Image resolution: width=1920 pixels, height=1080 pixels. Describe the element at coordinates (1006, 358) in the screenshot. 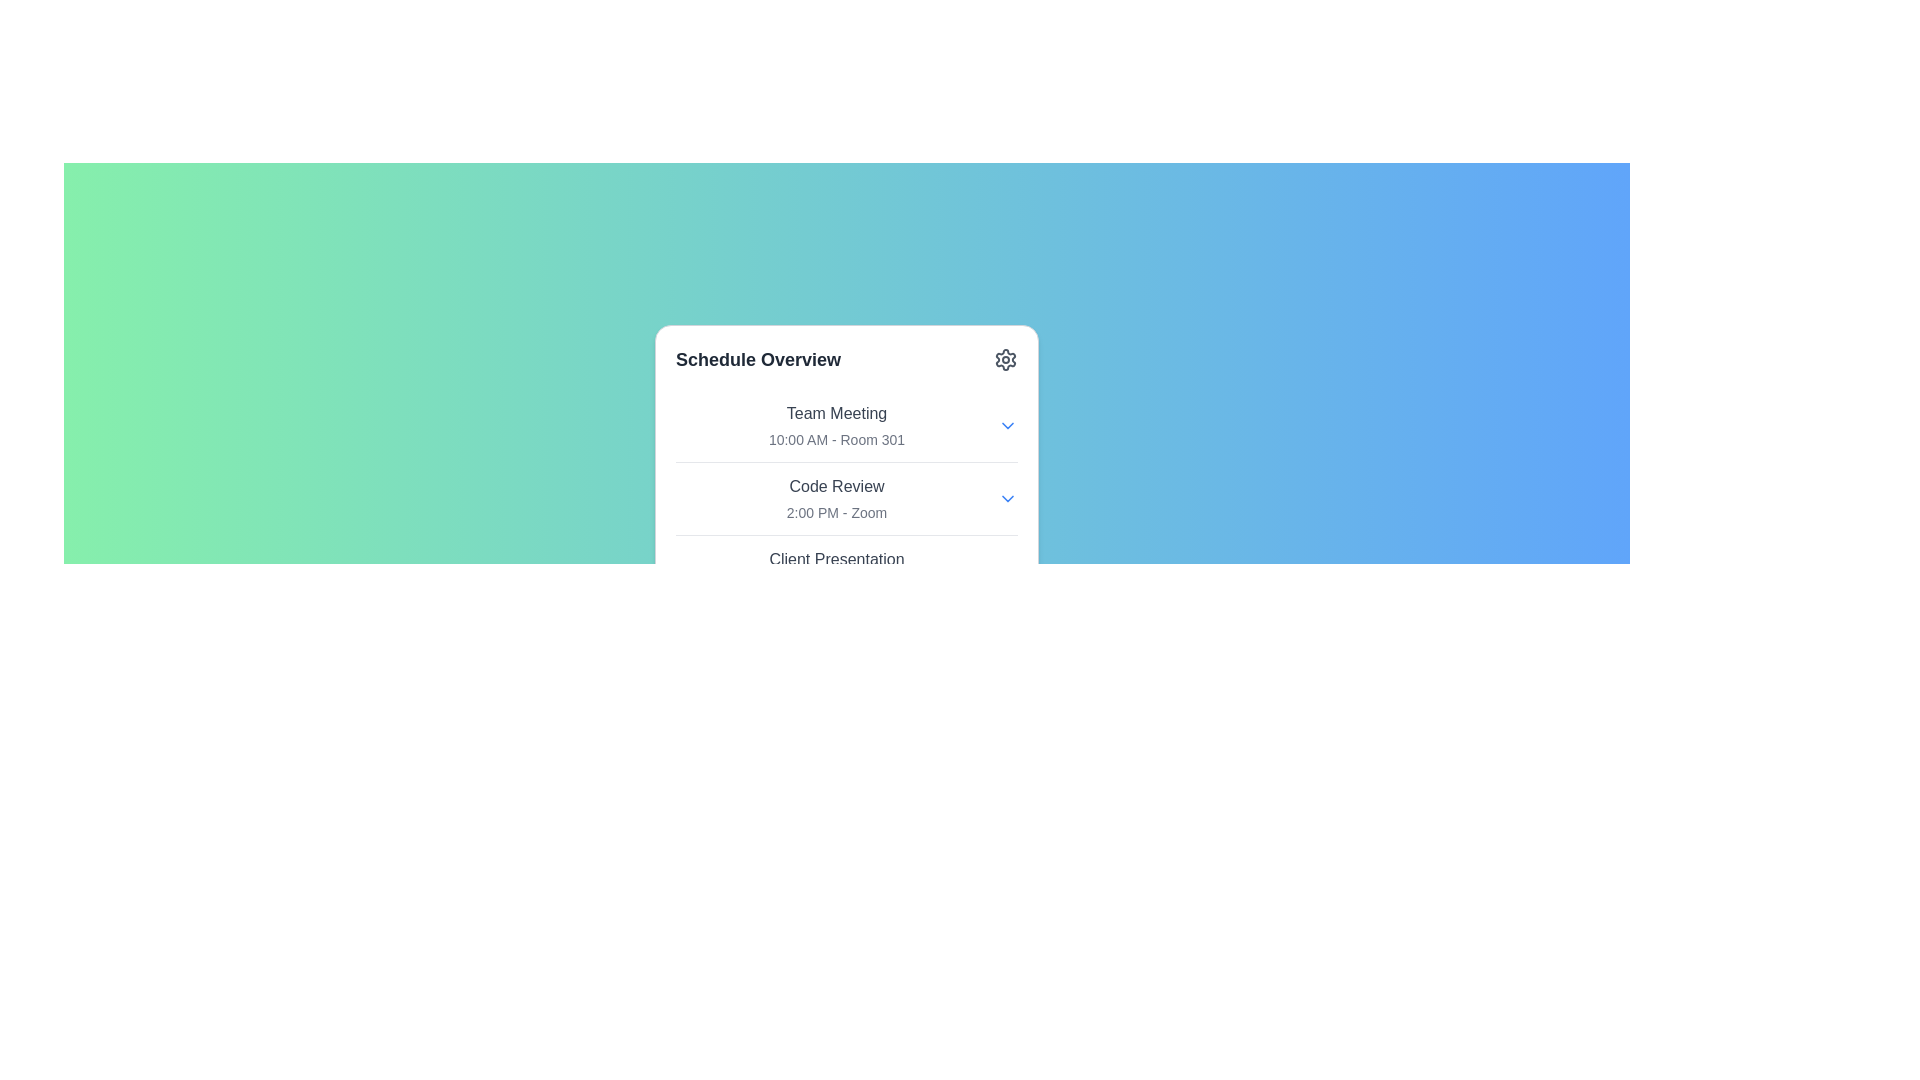

I see `the Iconic button located at the top-right corner of the 'Schedule Overview' box to change its color` at that location.